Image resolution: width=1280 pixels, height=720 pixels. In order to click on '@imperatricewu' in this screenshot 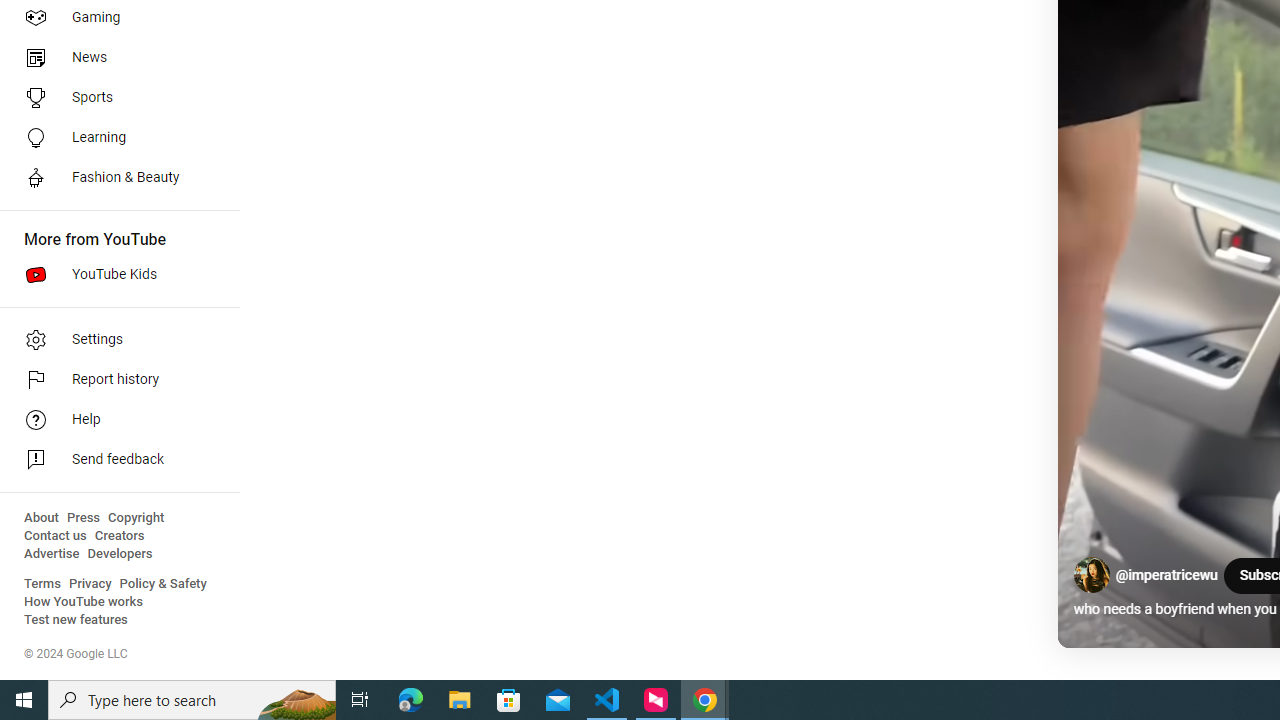, I will do `click(1167, 576)`.